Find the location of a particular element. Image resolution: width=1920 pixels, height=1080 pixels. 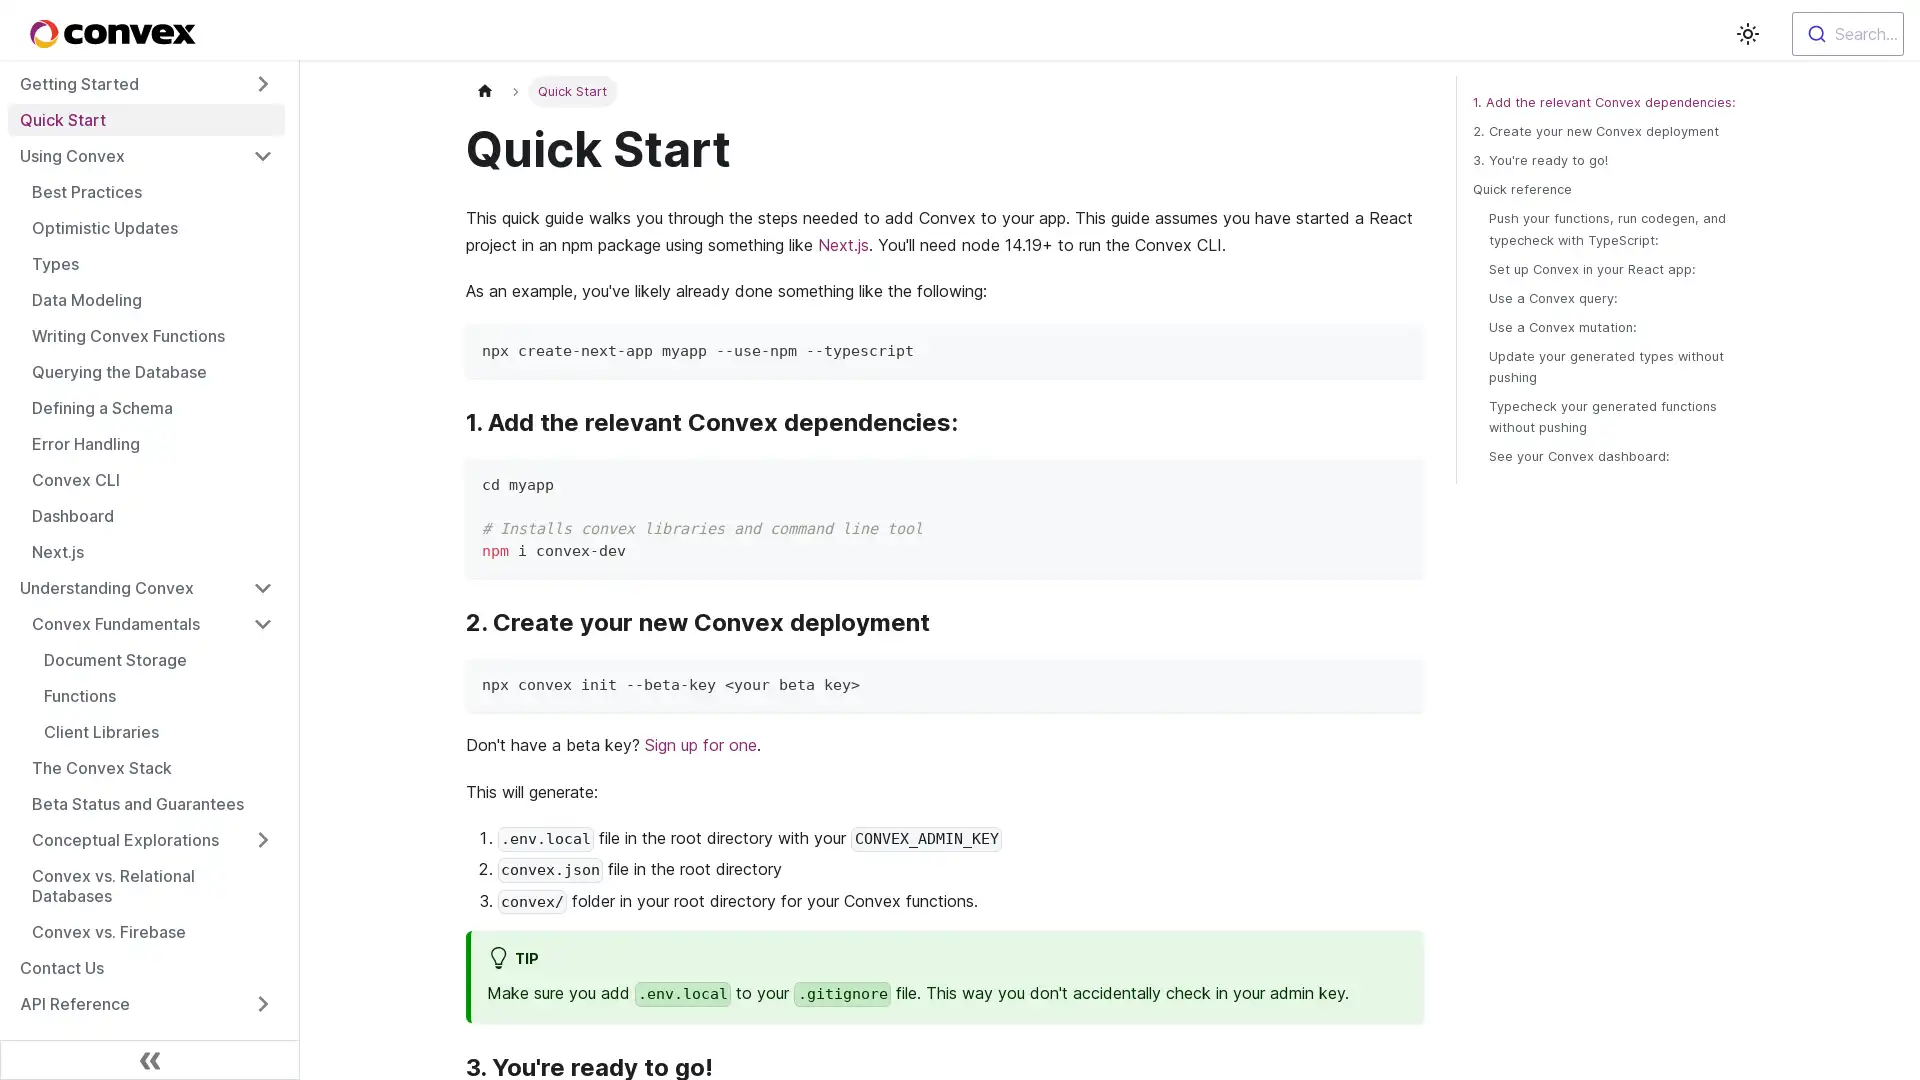

Copy code to clipboard is located at coordinates (1398, 347).